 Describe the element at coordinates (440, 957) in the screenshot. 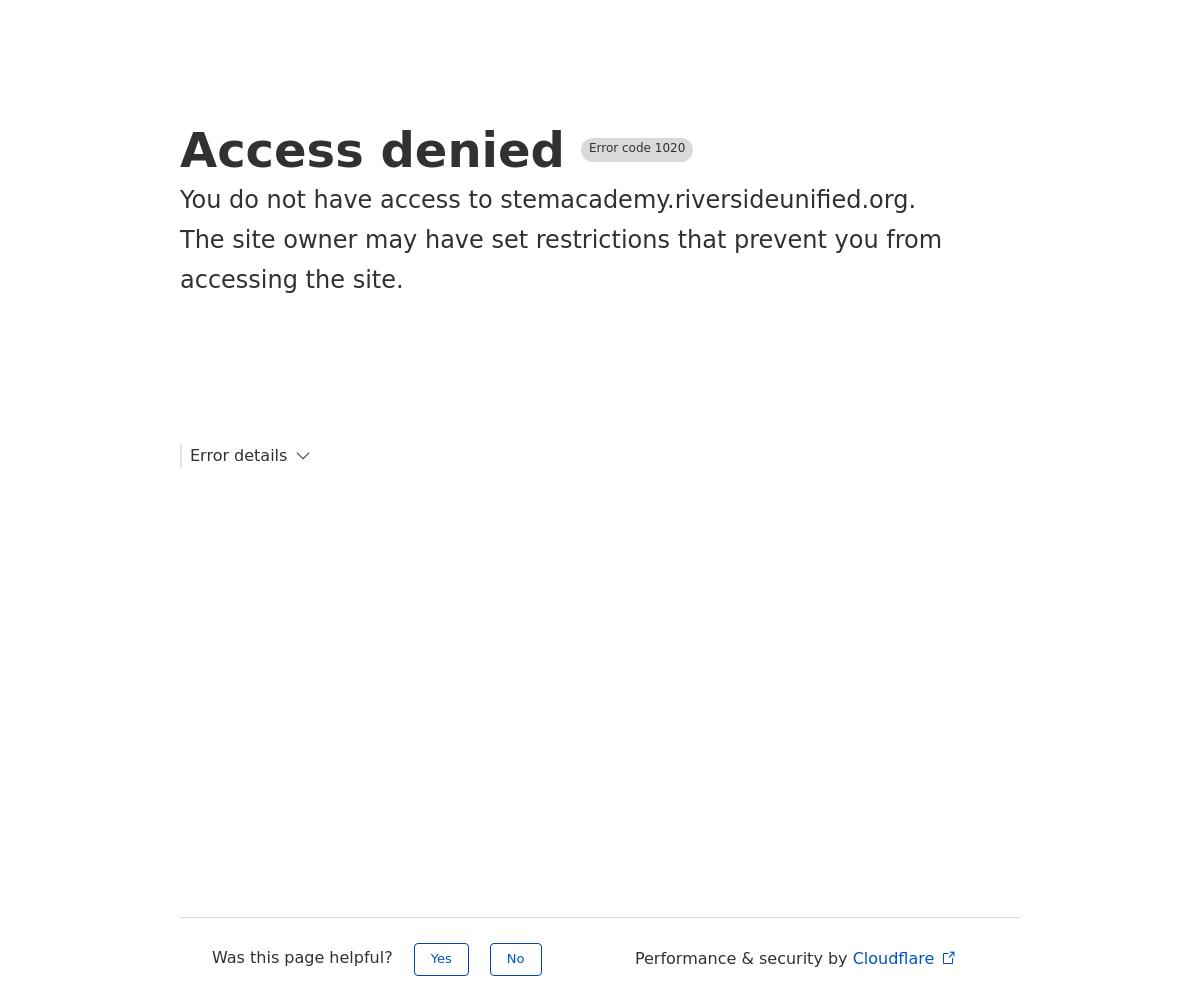

I see `'Yes'` at that location.